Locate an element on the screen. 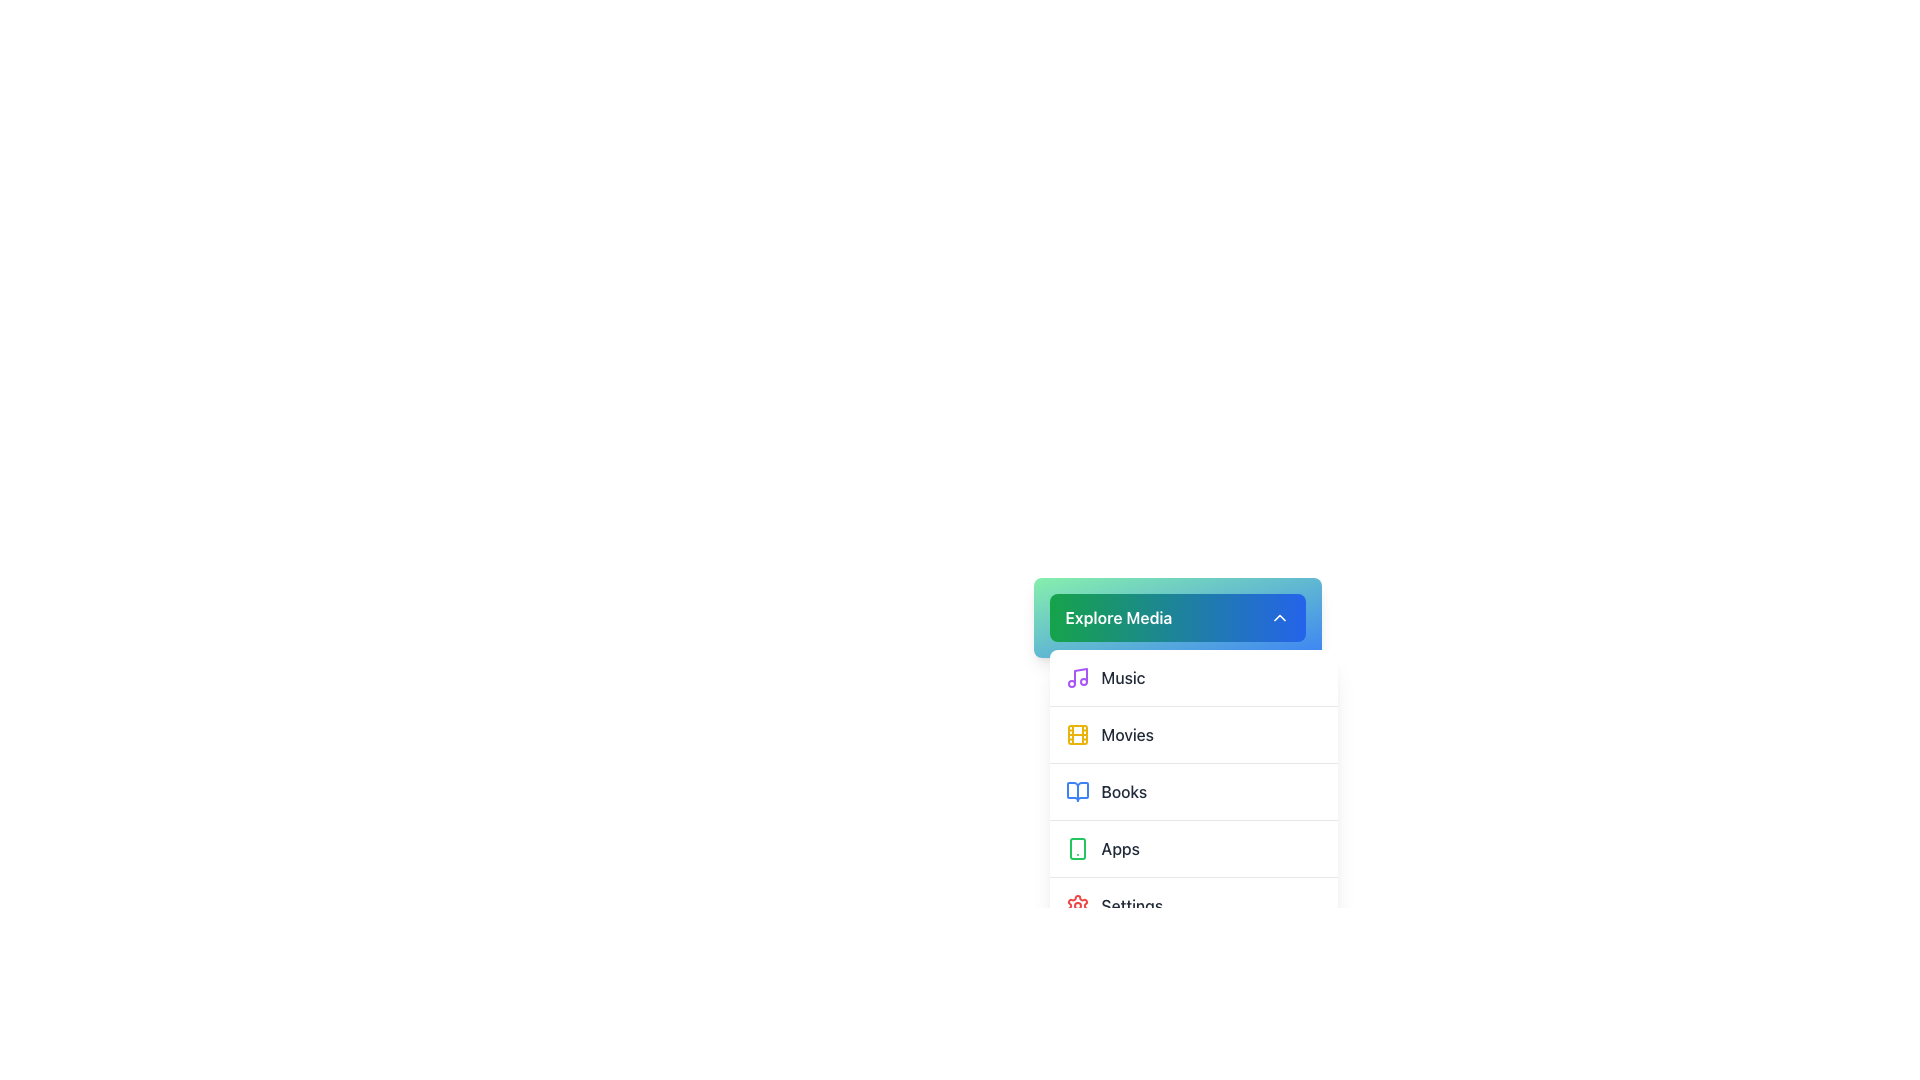 This screenshot has height=1080, width=1920. text of the 'Books' label located in the dropdown menu, positioned to the right of the open book icon is located at coordinates (1124, 790).